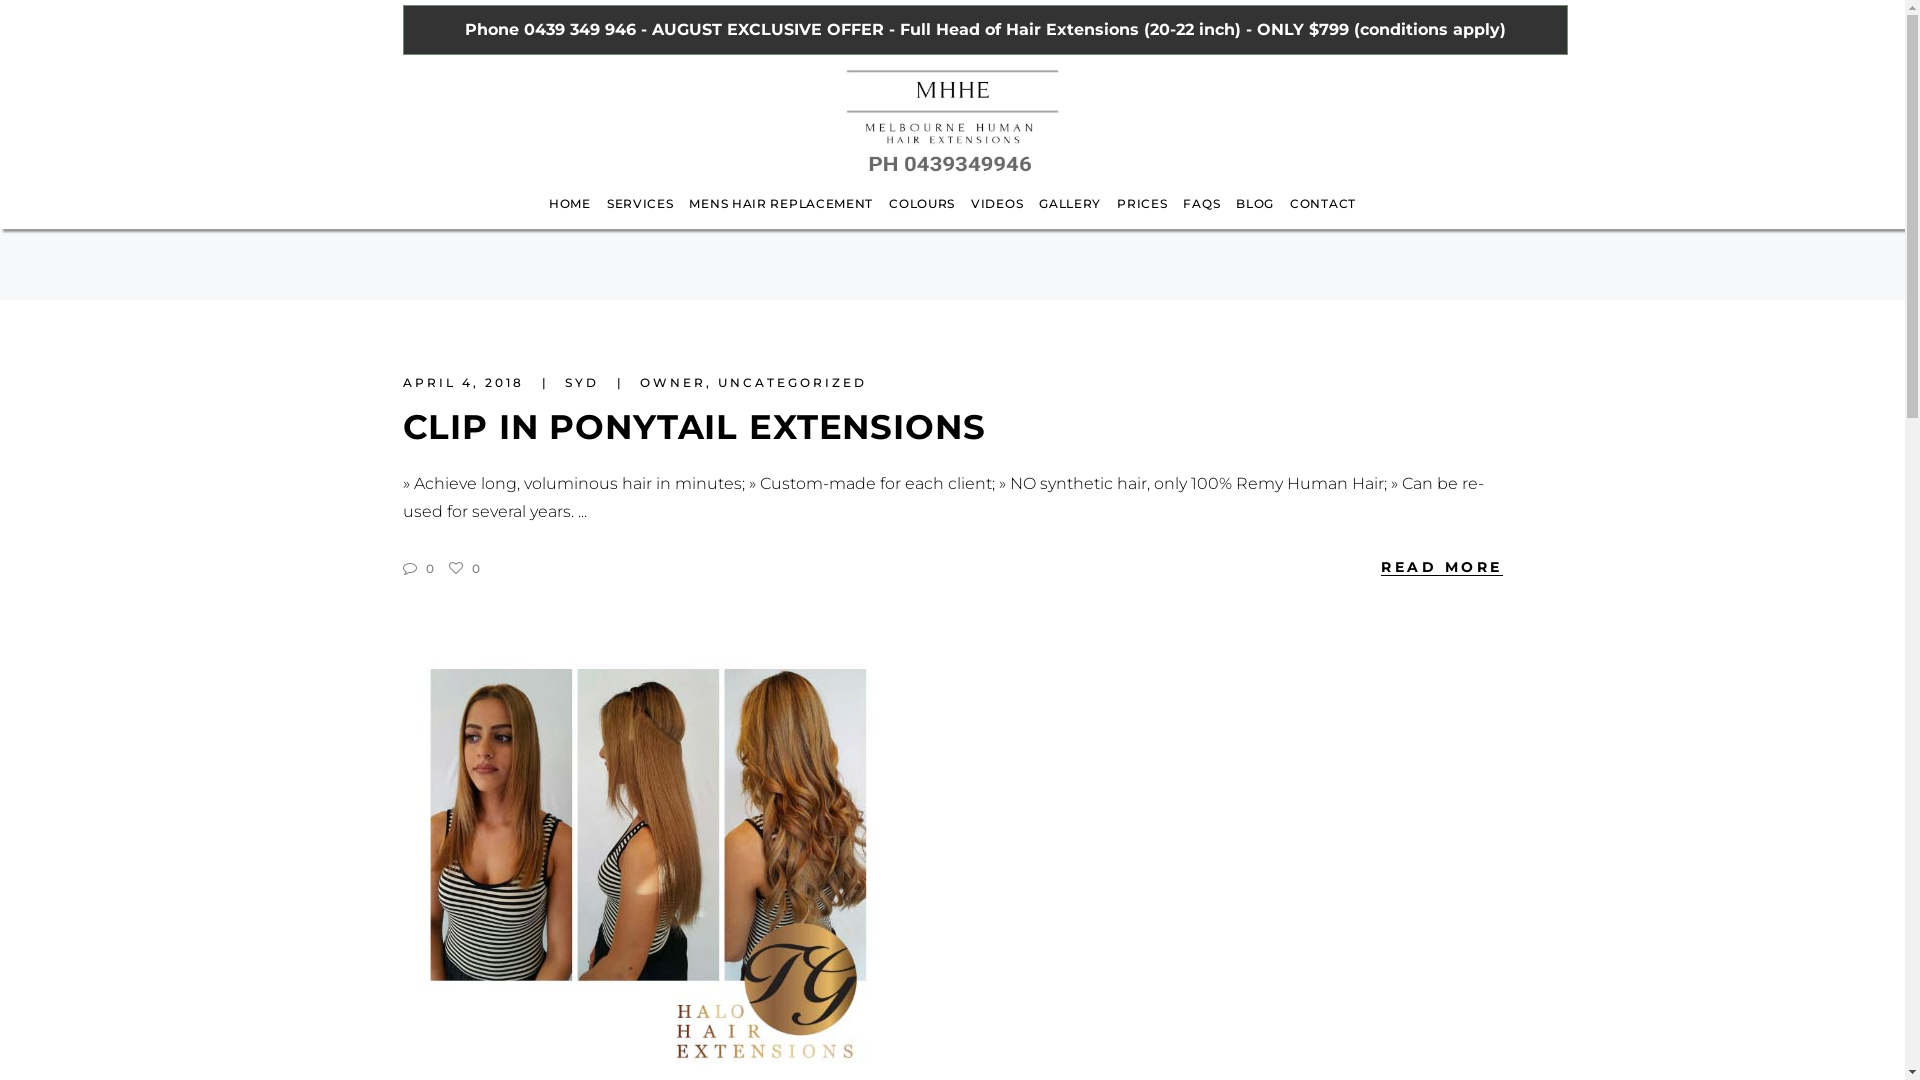  What do you see at coordinates (1142, 216) in the screenshot?
I see `'PRICES'` at bounding box center [1142, 216].